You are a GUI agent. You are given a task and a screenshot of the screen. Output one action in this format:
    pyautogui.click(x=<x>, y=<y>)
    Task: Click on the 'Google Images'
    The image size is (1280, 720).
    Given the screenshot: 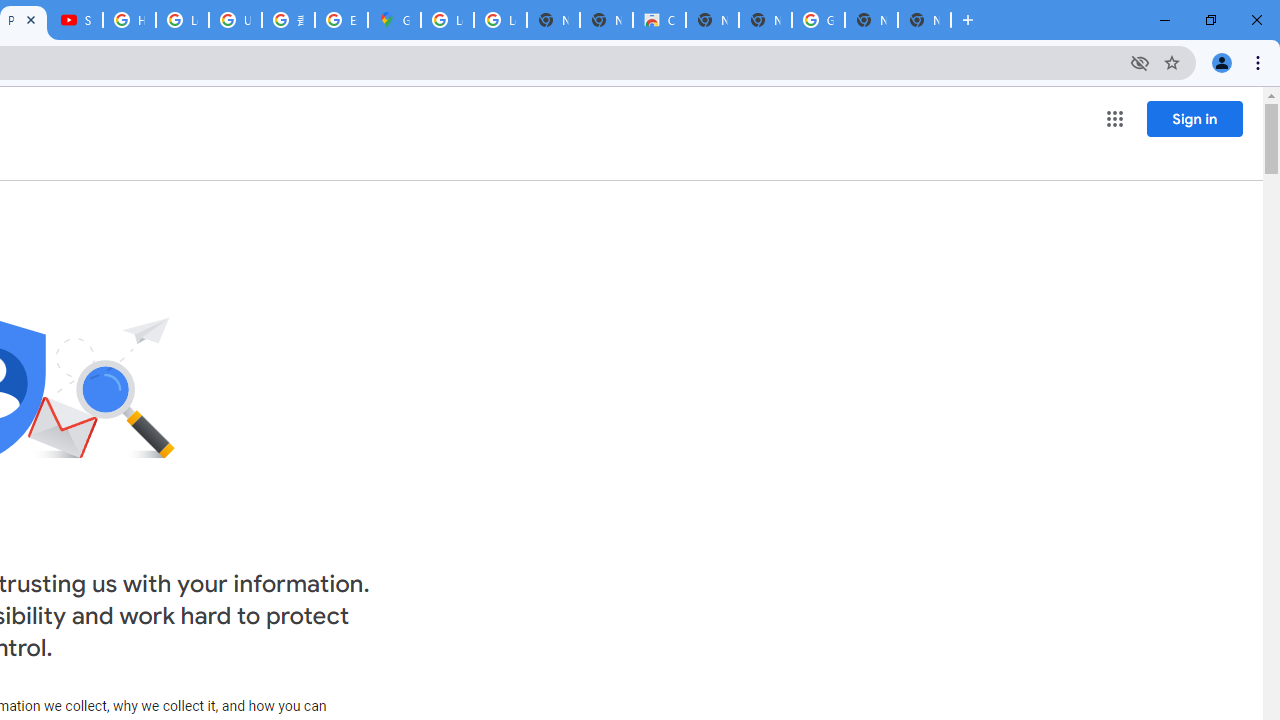 What is the action you would take?
    pyautogui.click(x=818, y=20)
    